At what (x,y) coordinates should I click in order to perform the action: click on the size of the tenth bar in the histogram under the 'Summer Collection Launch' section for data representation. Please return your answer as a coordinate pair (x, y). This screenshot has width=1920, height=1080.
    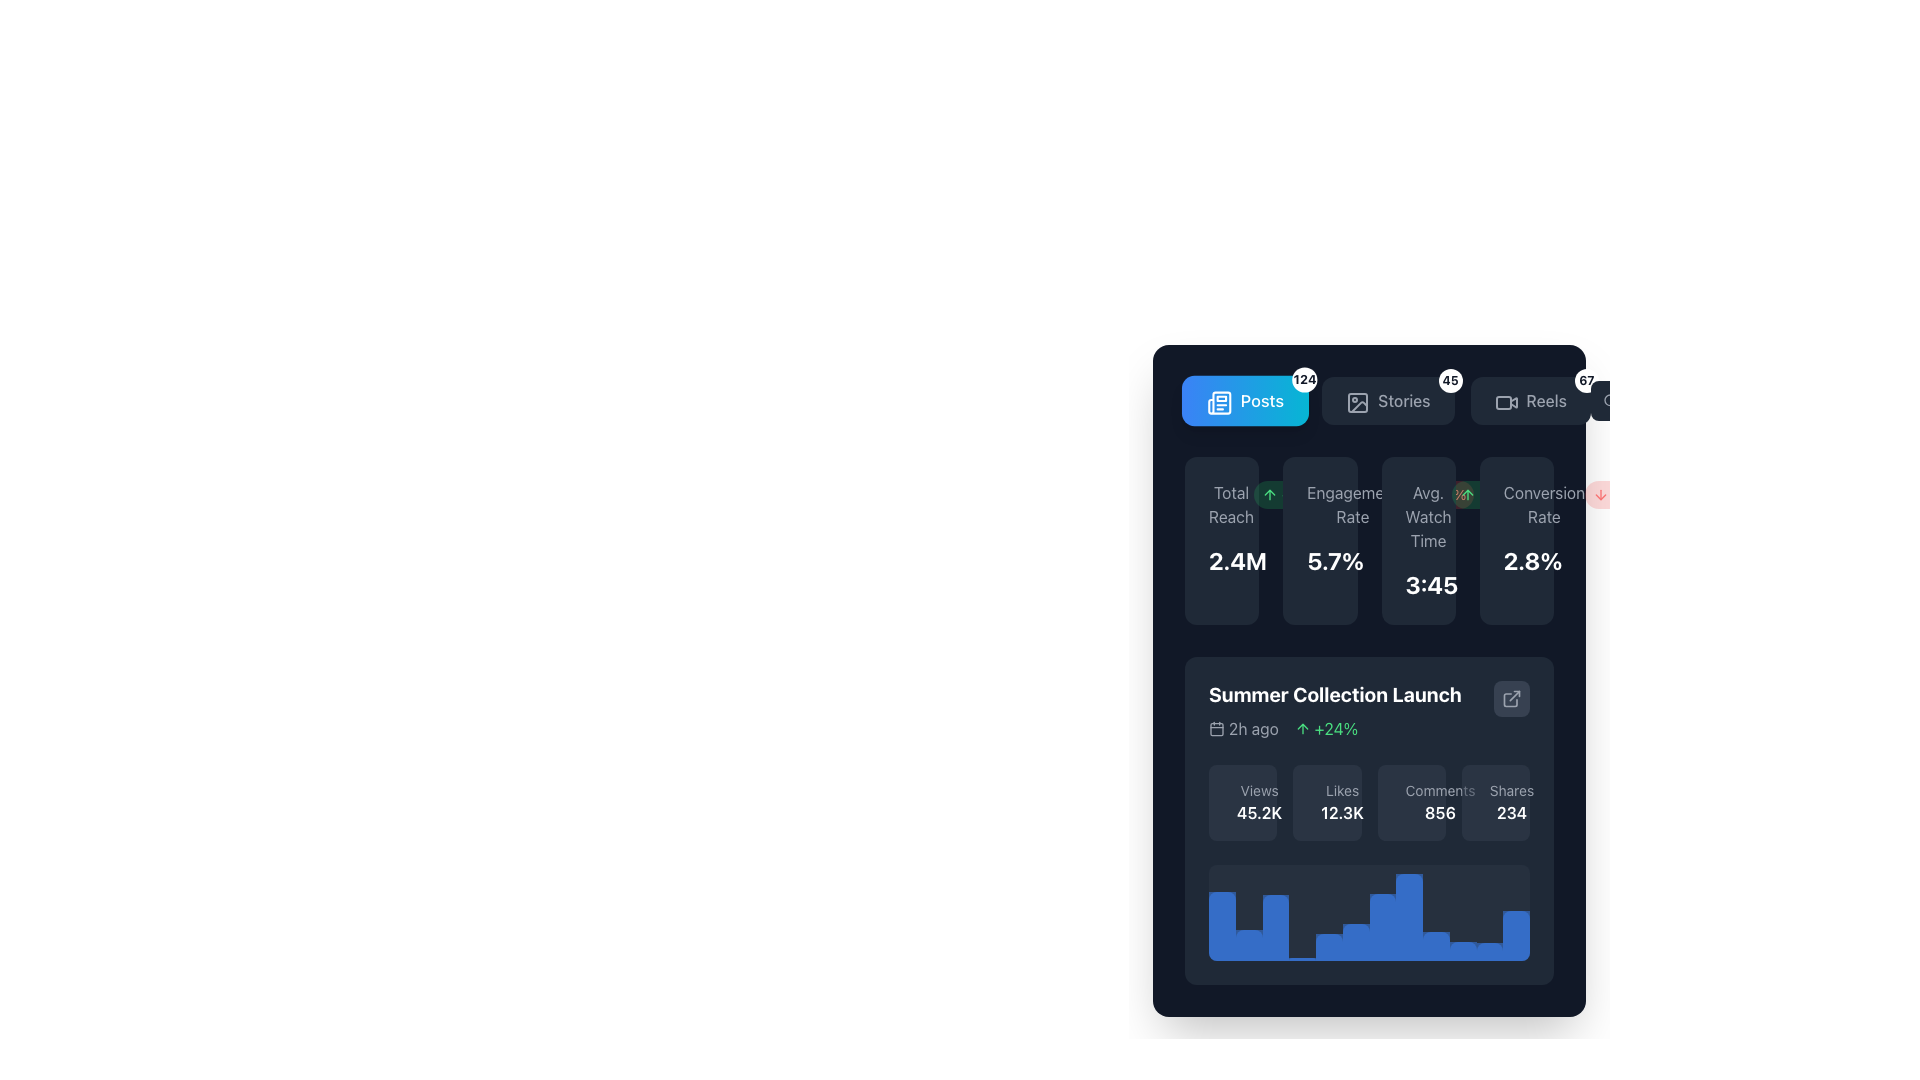
    Looking at the image, I should click on (1463, 950).